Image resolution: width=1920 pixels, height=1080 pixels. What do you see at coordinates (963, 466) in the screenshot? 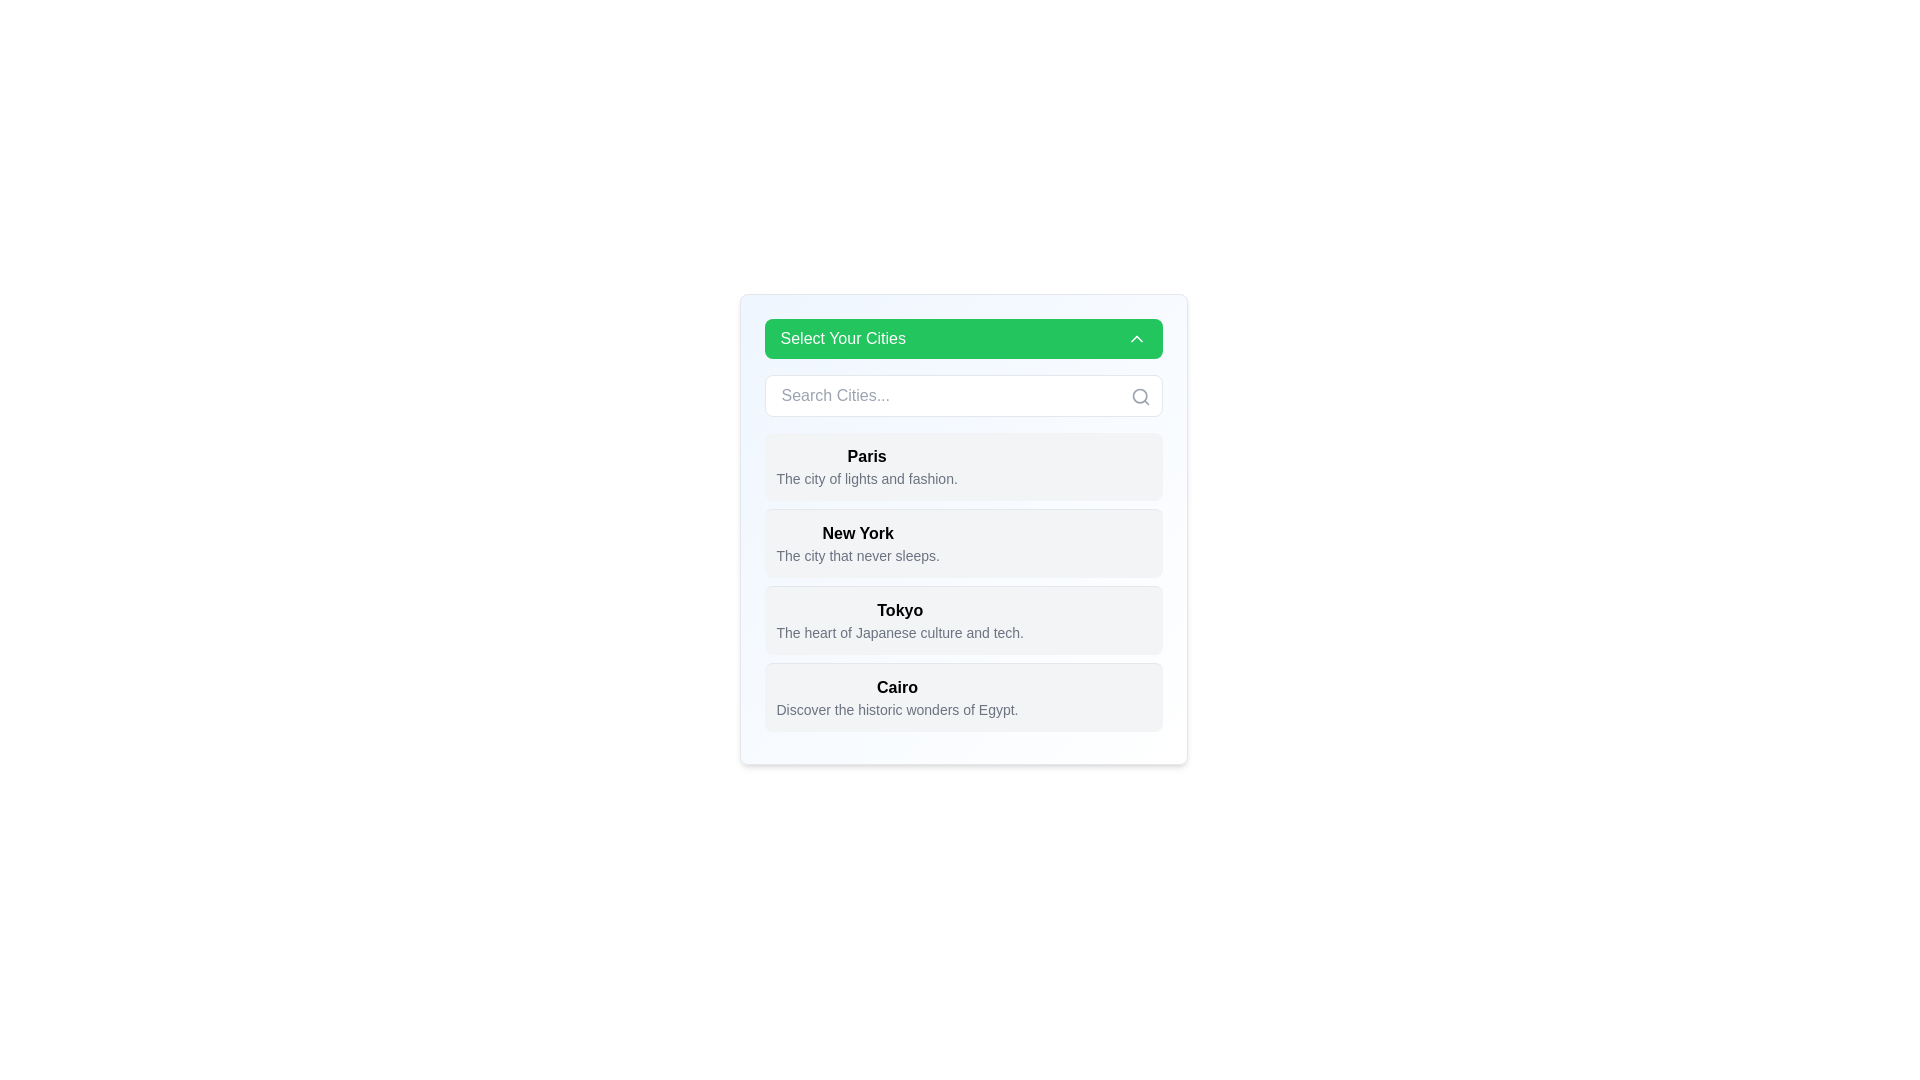
I see `the first Button-like list item located directly below the 'Search Cities...' bar` at bounding box center [963, 466].